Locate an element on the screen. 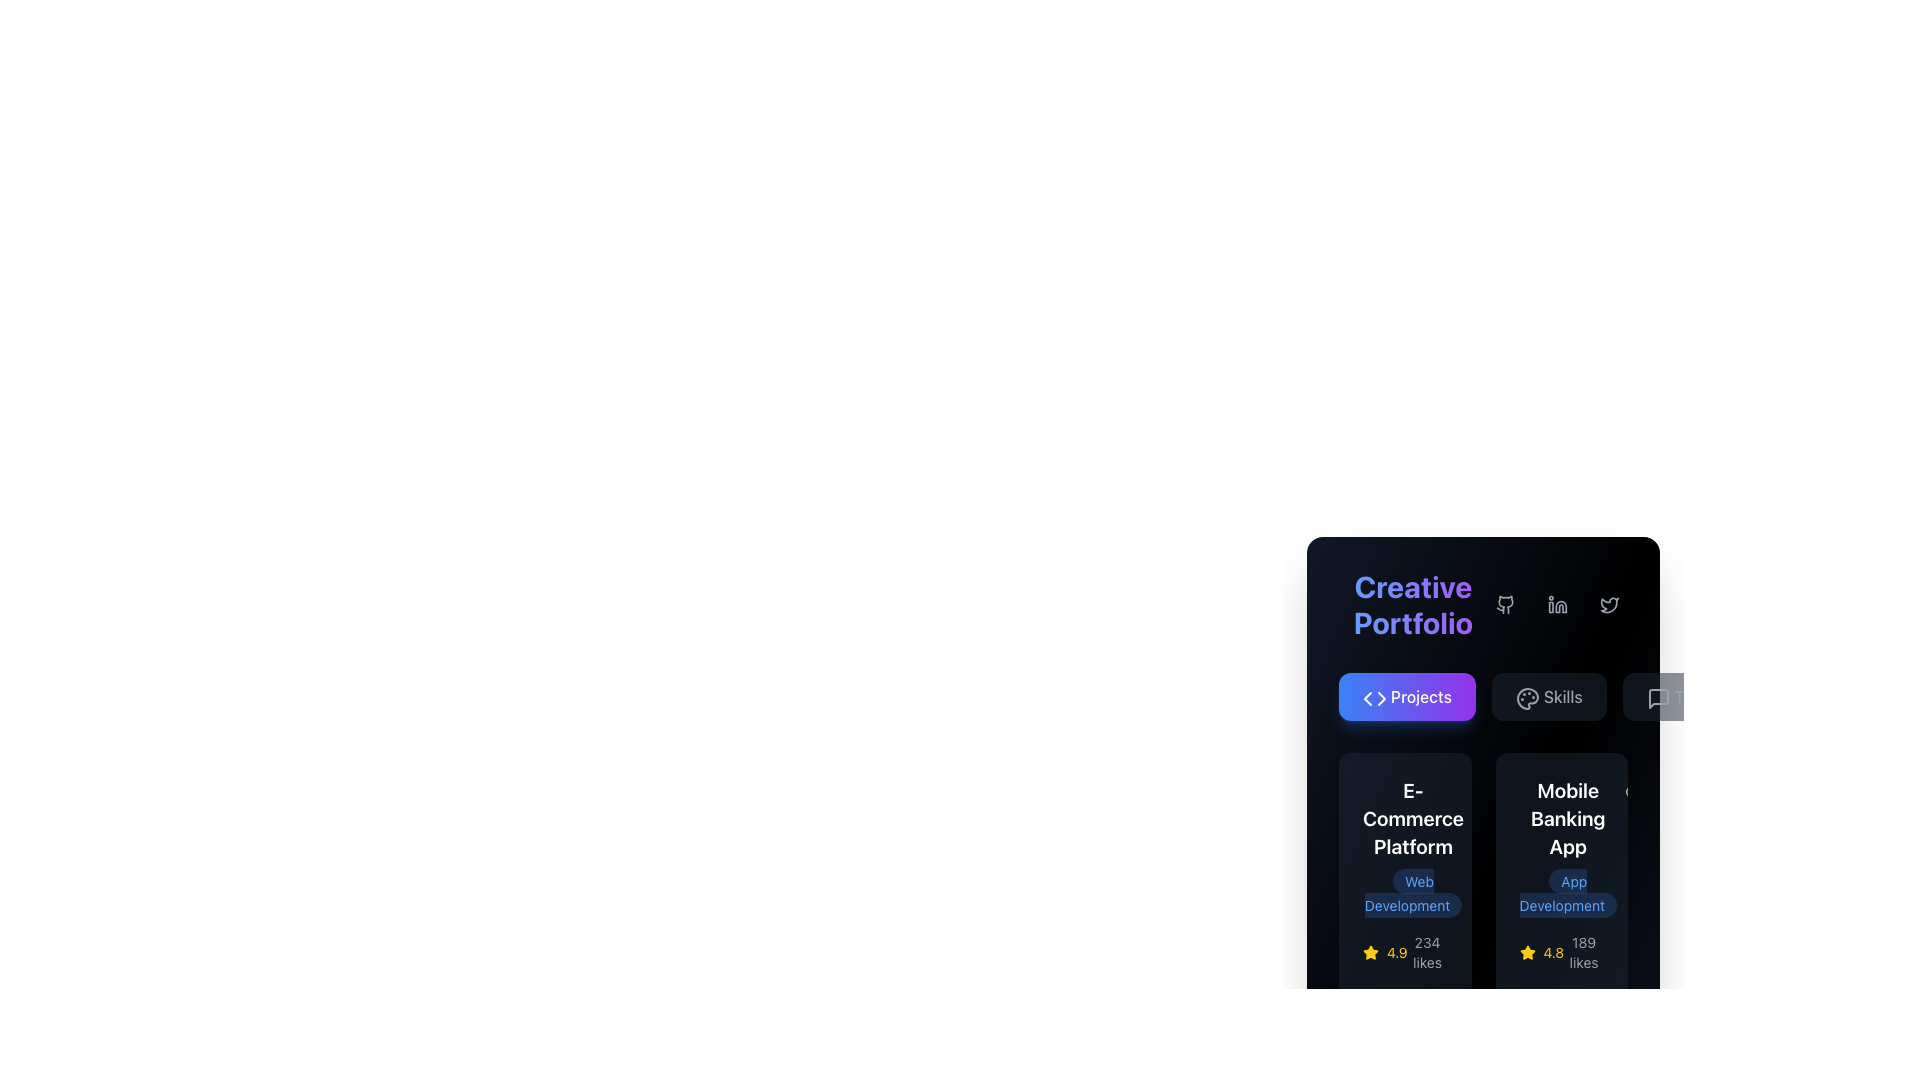 This screenshot has height=1080, width=1920. the Twitter icon, which is a simplistic outline of a bird located at the top-right corner of the panel is located at coordinates (1609, 604).